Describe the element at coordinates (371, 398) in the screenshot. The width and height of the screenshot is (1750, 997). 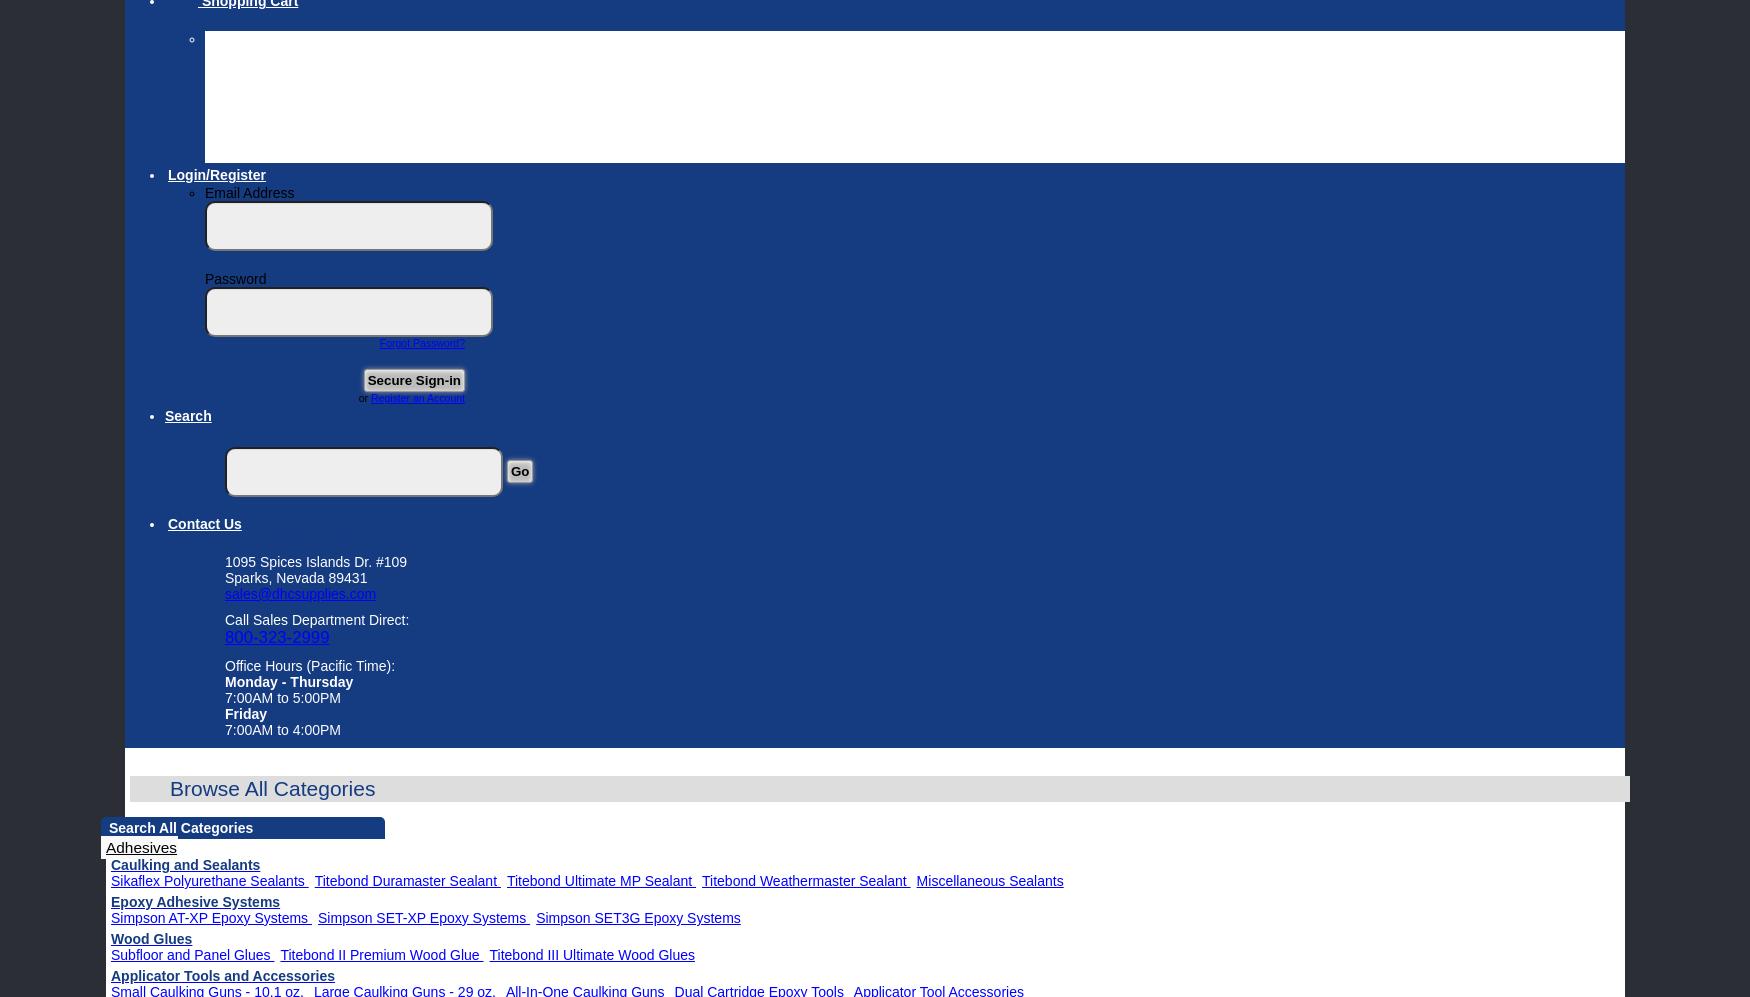
I see `'Register an Account'` at that location.